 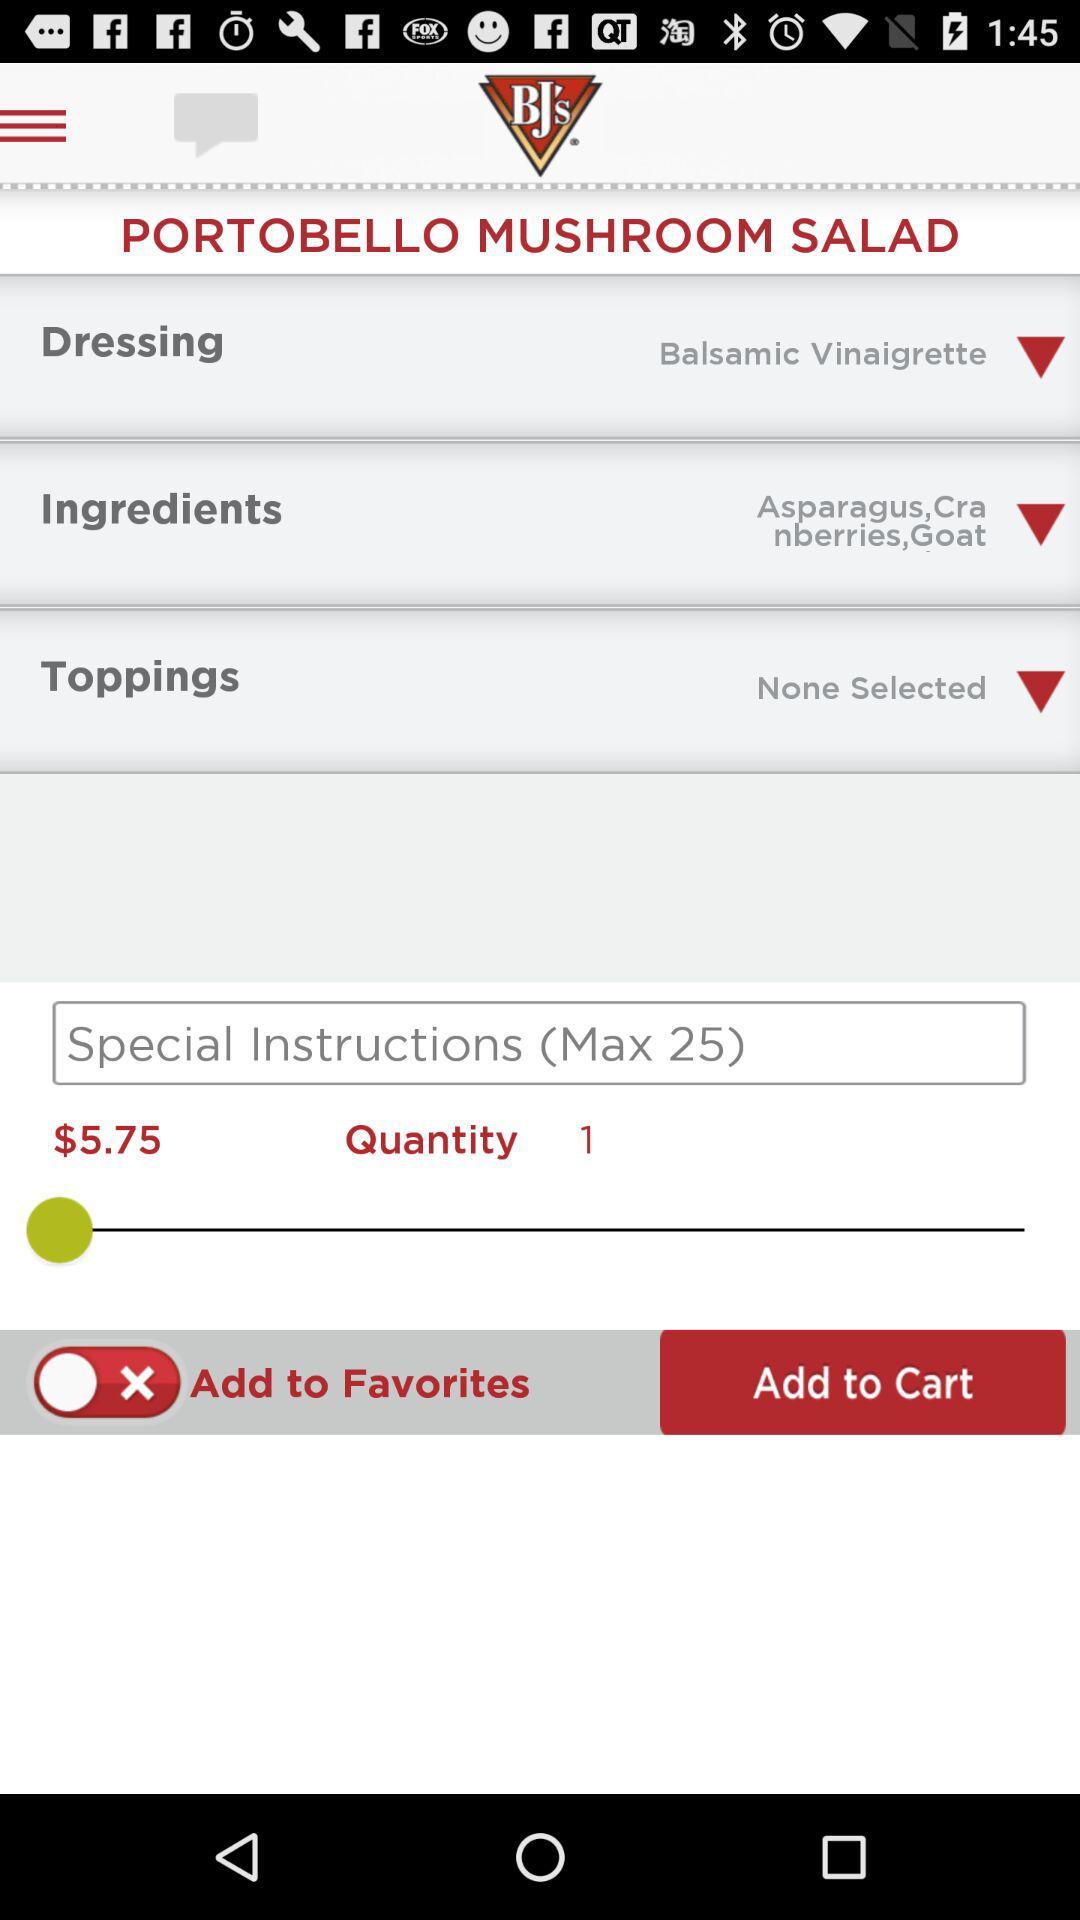 What do you see at coordinates (107, 1381) in the screenshot?
I see `do not add to favorites` at bounding box center [107, 1381].